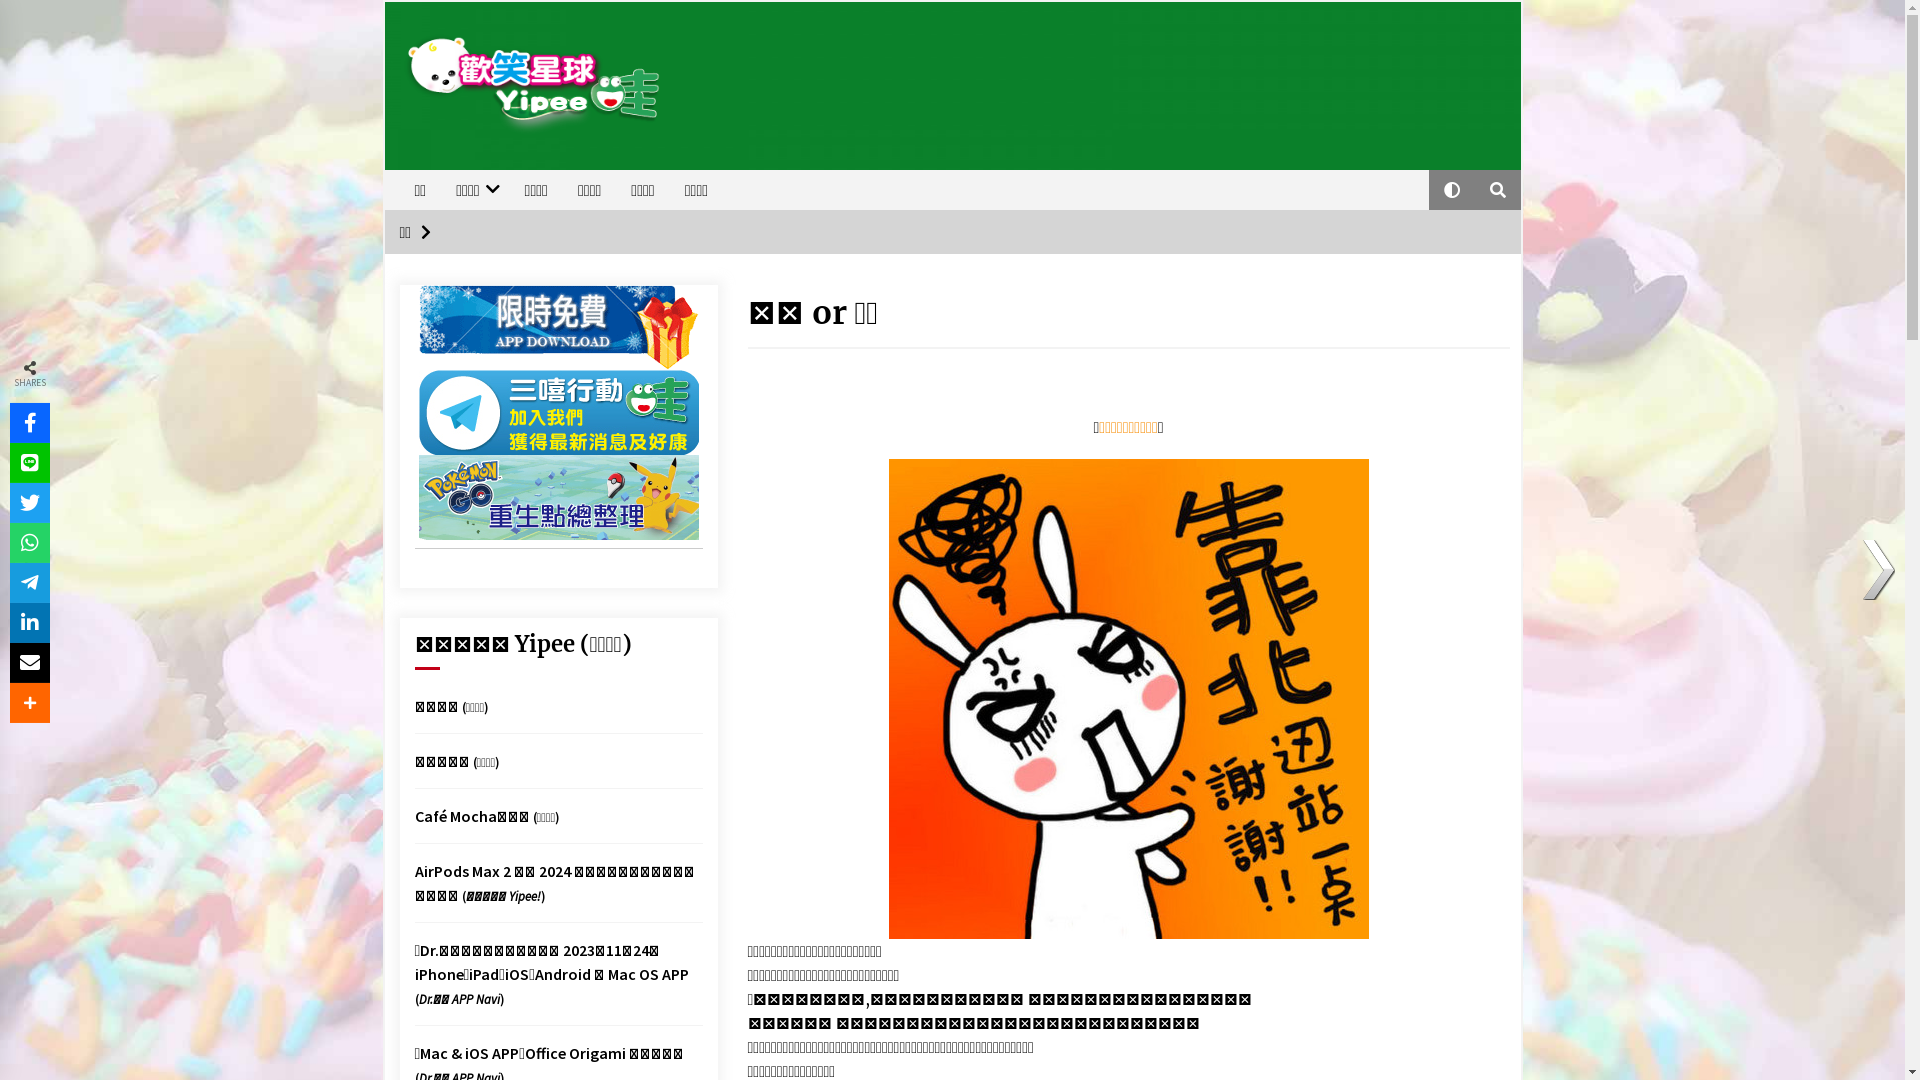 This screenshot has width=1920, height=1080. Describe the element at coordinates (29, 622) in the screenshot. I see `'Add this to LinkedIn'` at that location.